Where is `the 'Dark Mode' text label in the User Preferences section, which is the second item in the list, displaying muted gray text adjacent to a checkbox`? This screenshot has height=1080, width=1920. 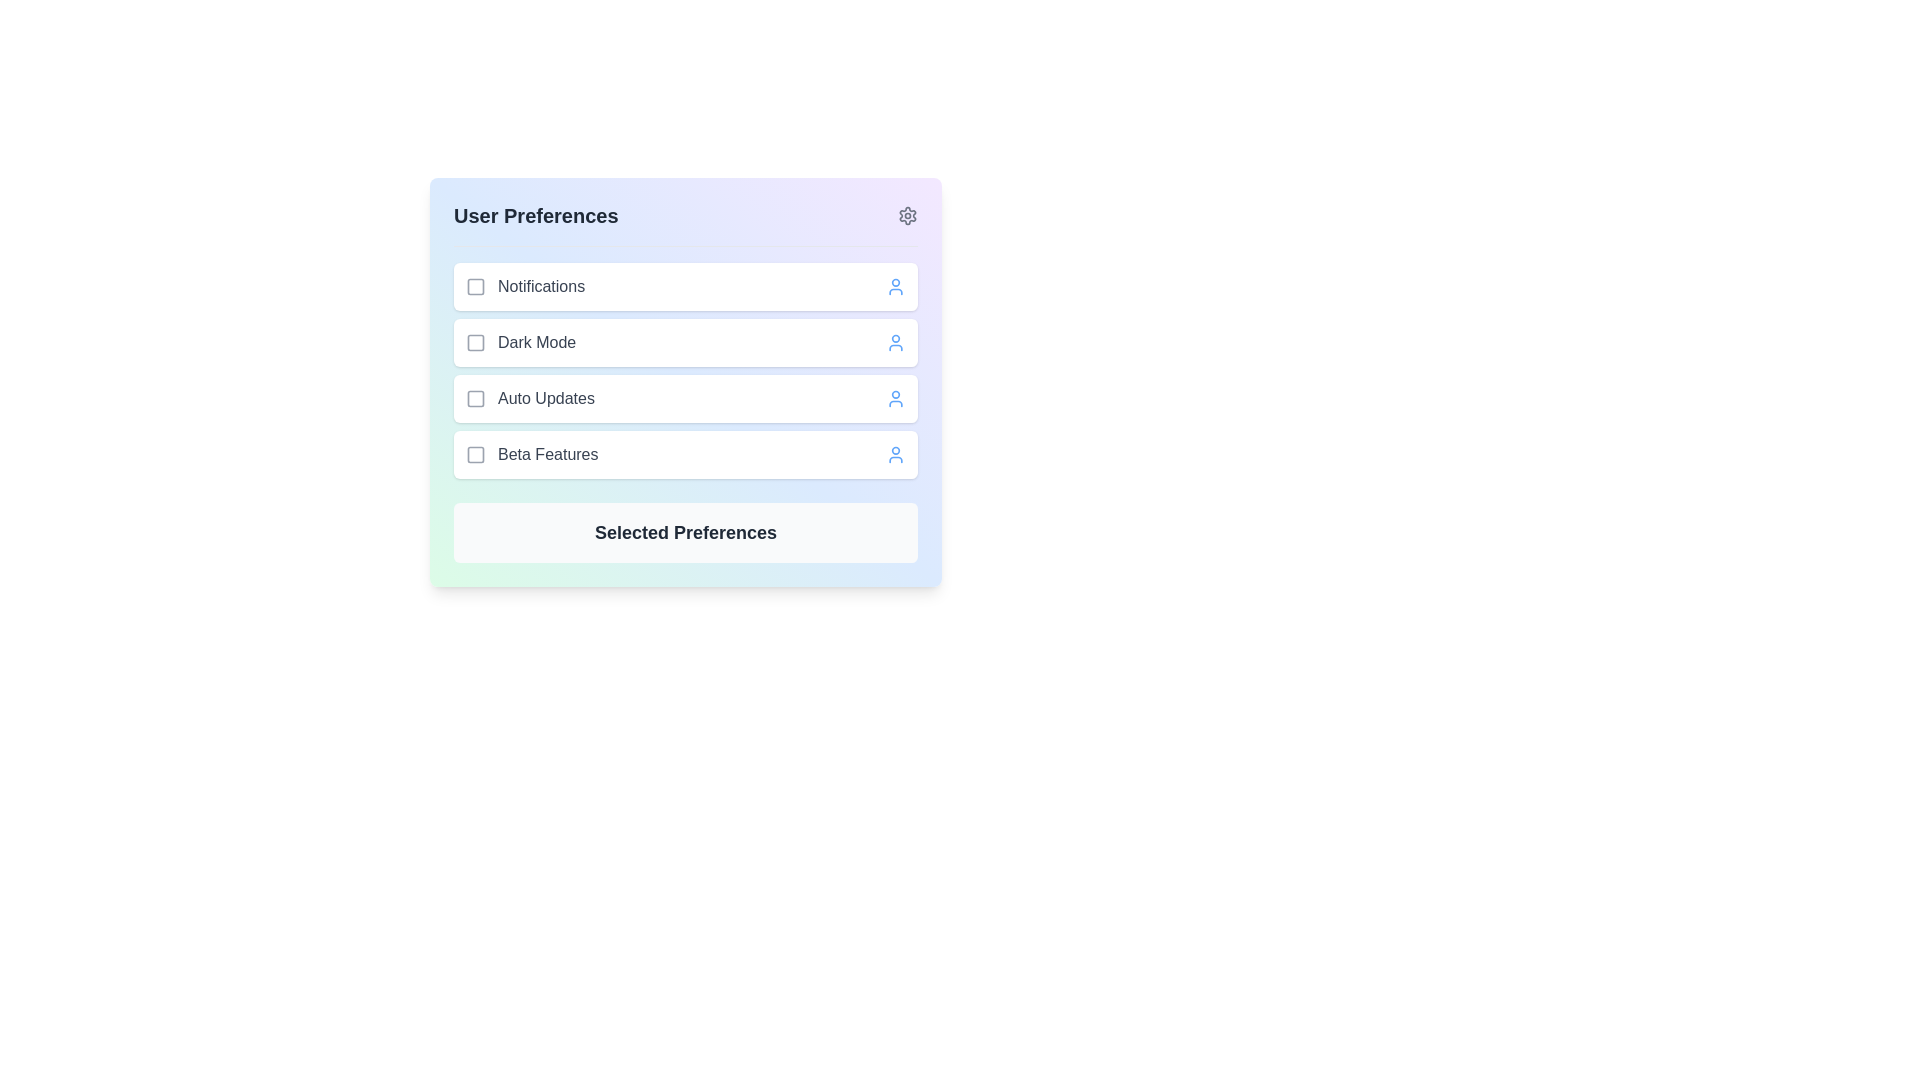 the 'Dark Mode' text label in the User Preferences section, which is the second item in the list, displaying muted gray text adjacent to a checkbox is located at coordinates (537, 342).